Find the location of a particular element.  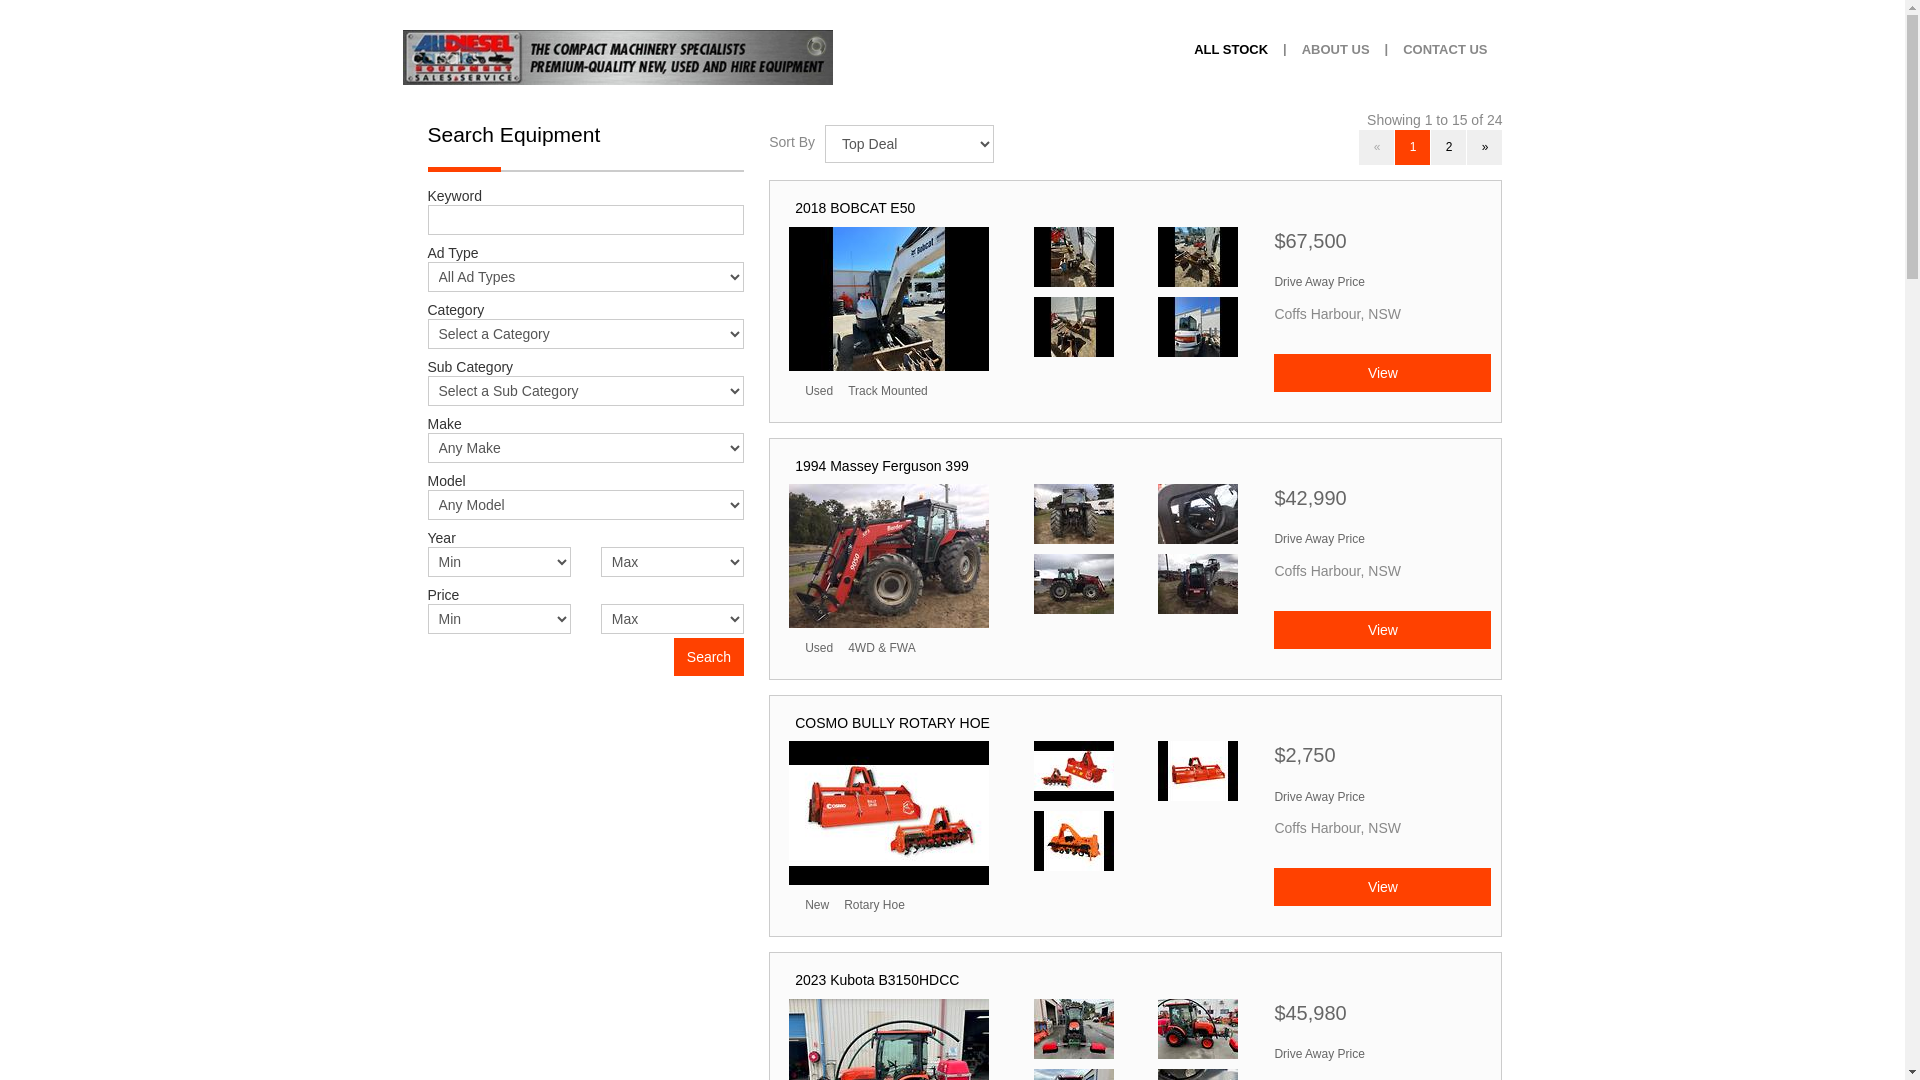

'$45,980' is located at coordinates (1381, 1018).